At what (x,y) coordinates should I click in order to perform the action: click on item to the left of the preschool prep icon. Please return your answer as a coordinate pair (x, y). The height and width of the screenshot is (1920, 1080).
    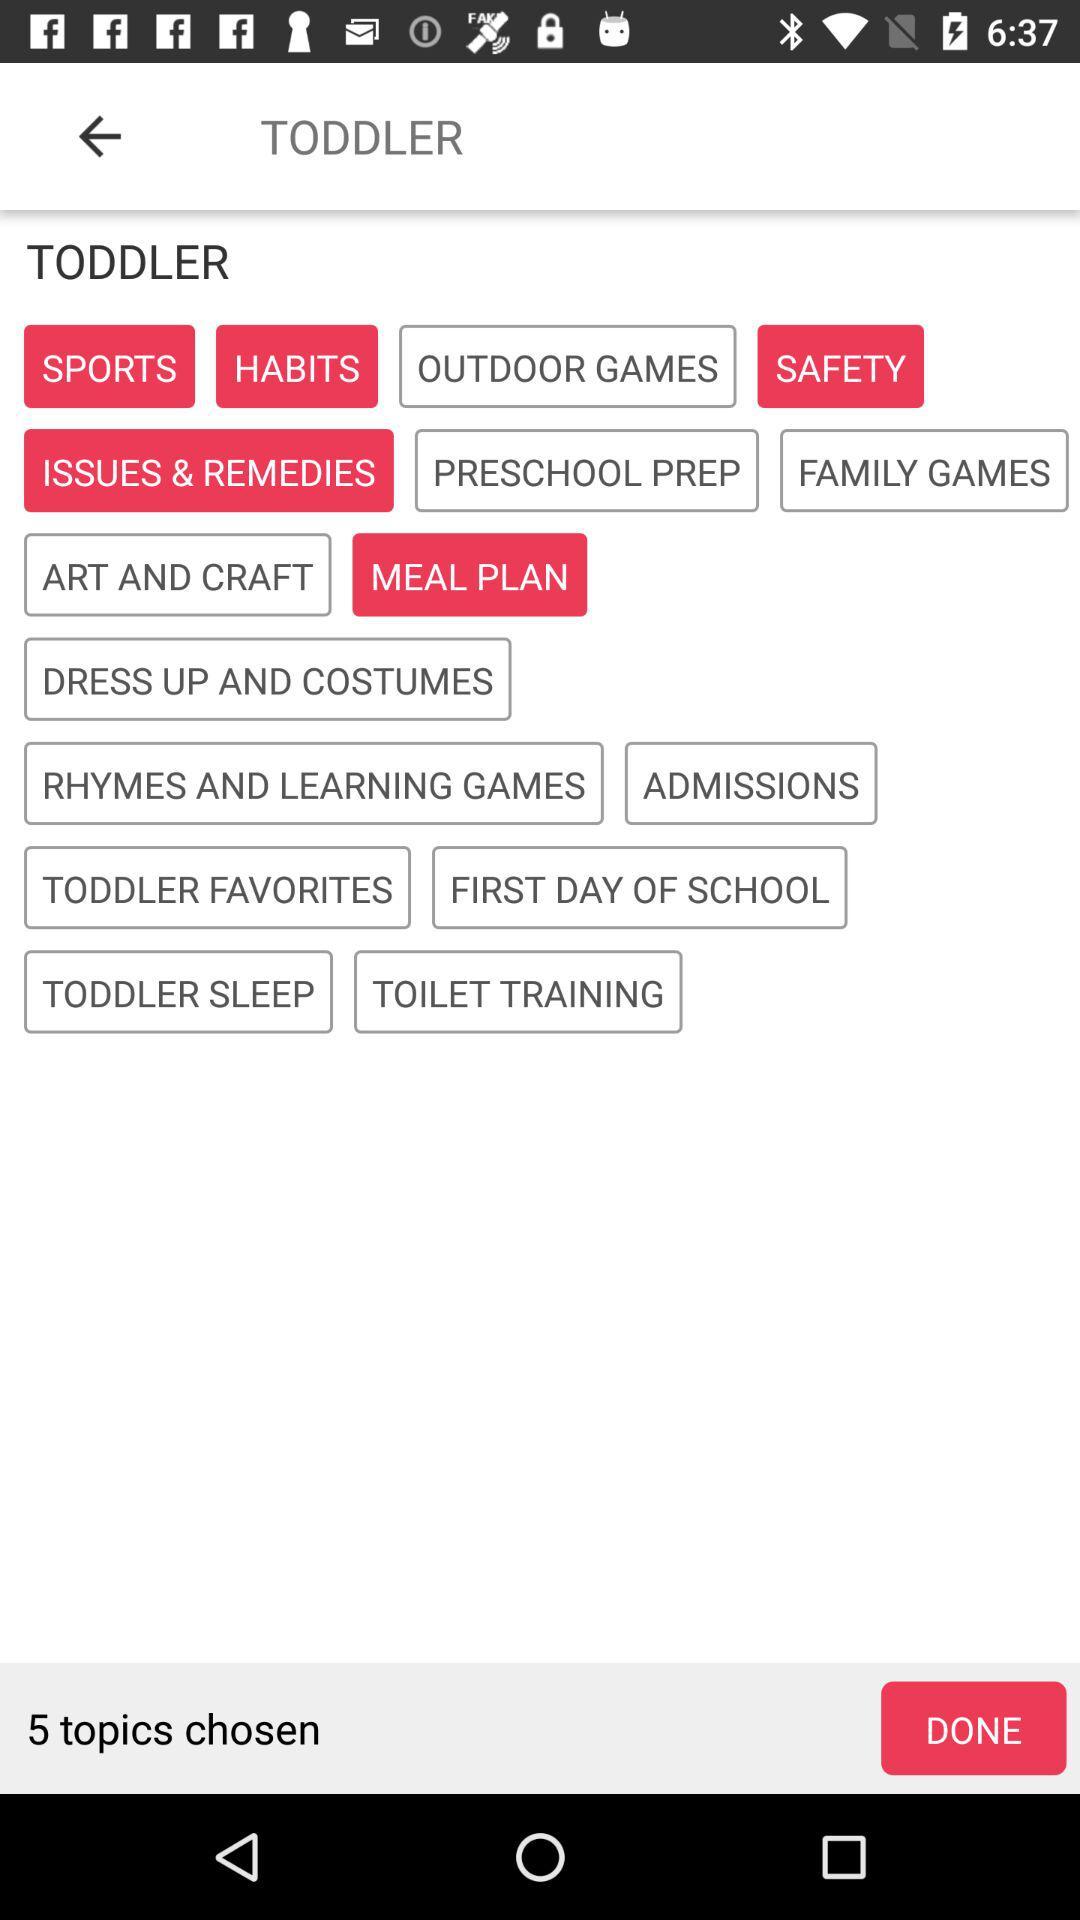
    Looking at the image, I should click on (208, 470).